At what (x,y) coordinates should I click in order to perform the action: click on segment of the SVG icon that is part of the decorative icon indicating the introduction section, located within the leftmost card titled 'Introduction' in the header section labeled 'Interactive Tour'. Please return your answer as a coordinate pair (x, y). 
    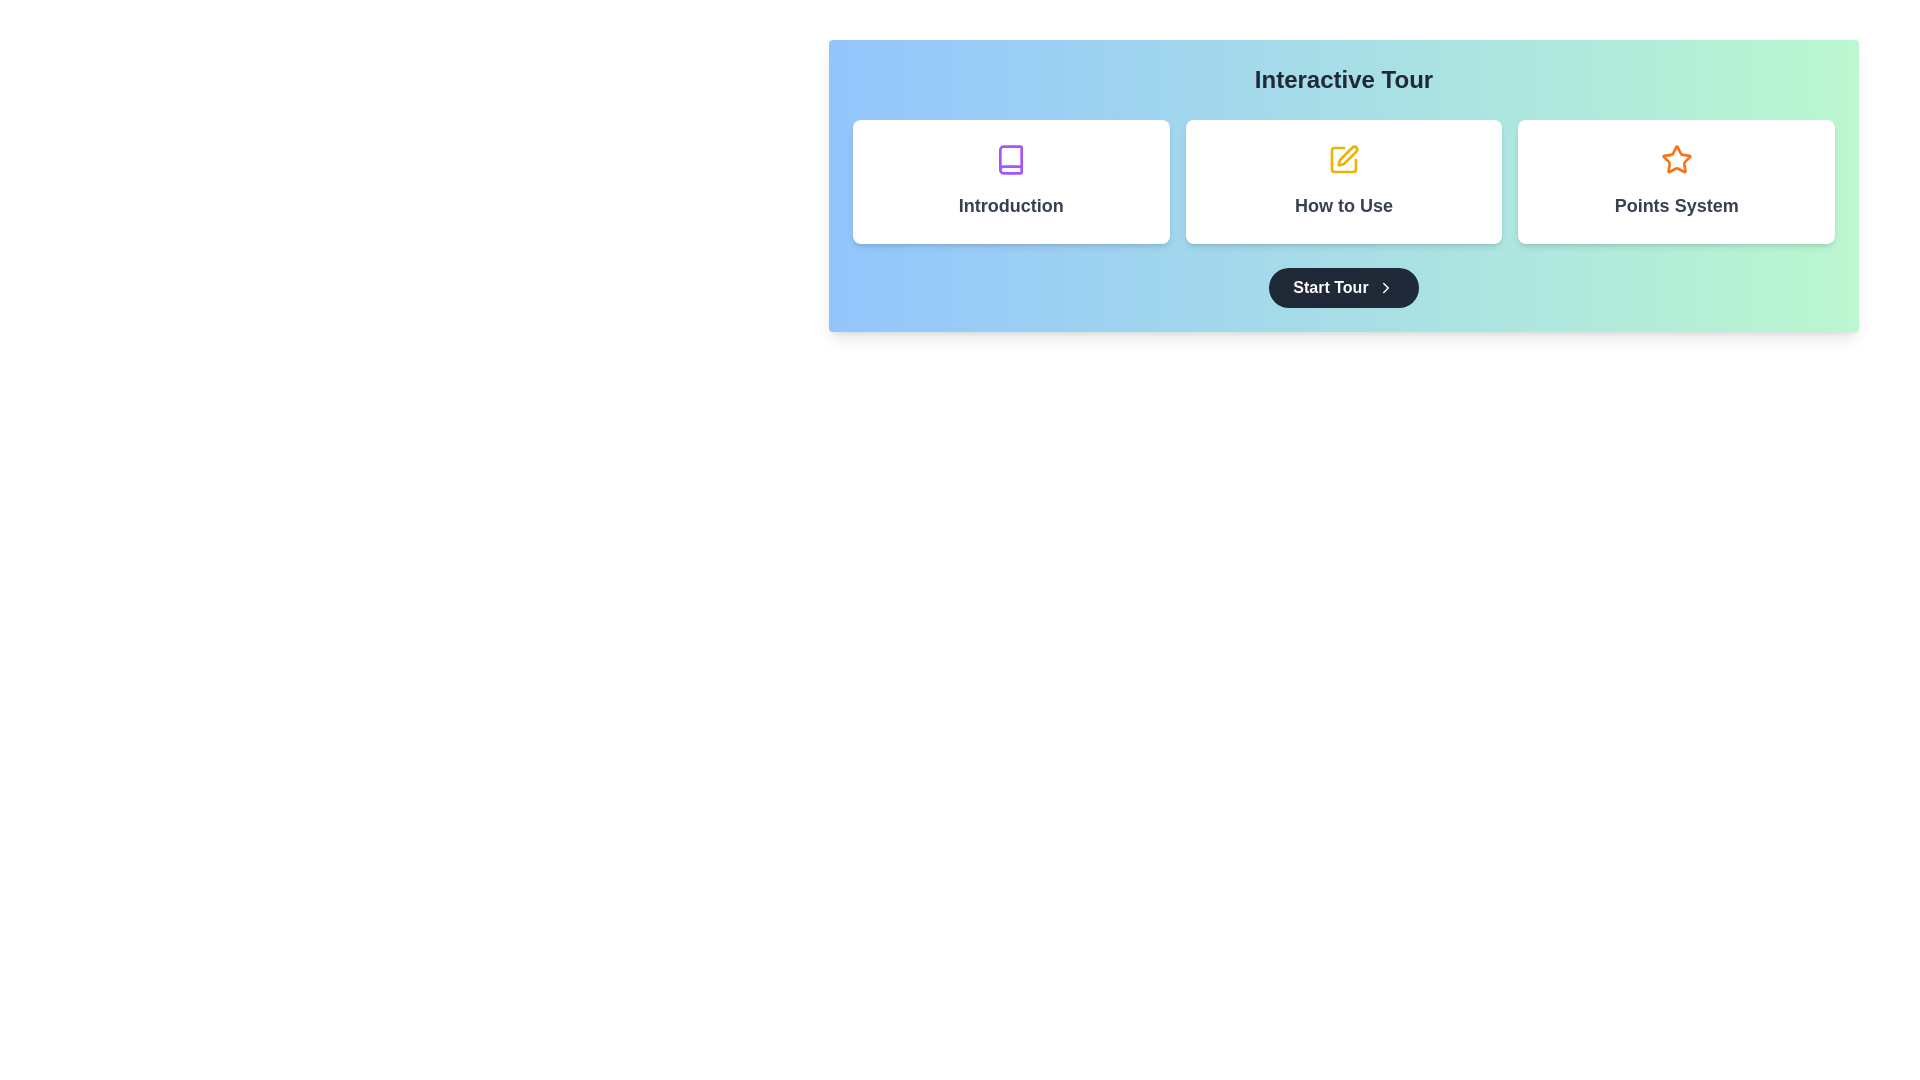
    Looking at the image, I should click on (1011, 158).